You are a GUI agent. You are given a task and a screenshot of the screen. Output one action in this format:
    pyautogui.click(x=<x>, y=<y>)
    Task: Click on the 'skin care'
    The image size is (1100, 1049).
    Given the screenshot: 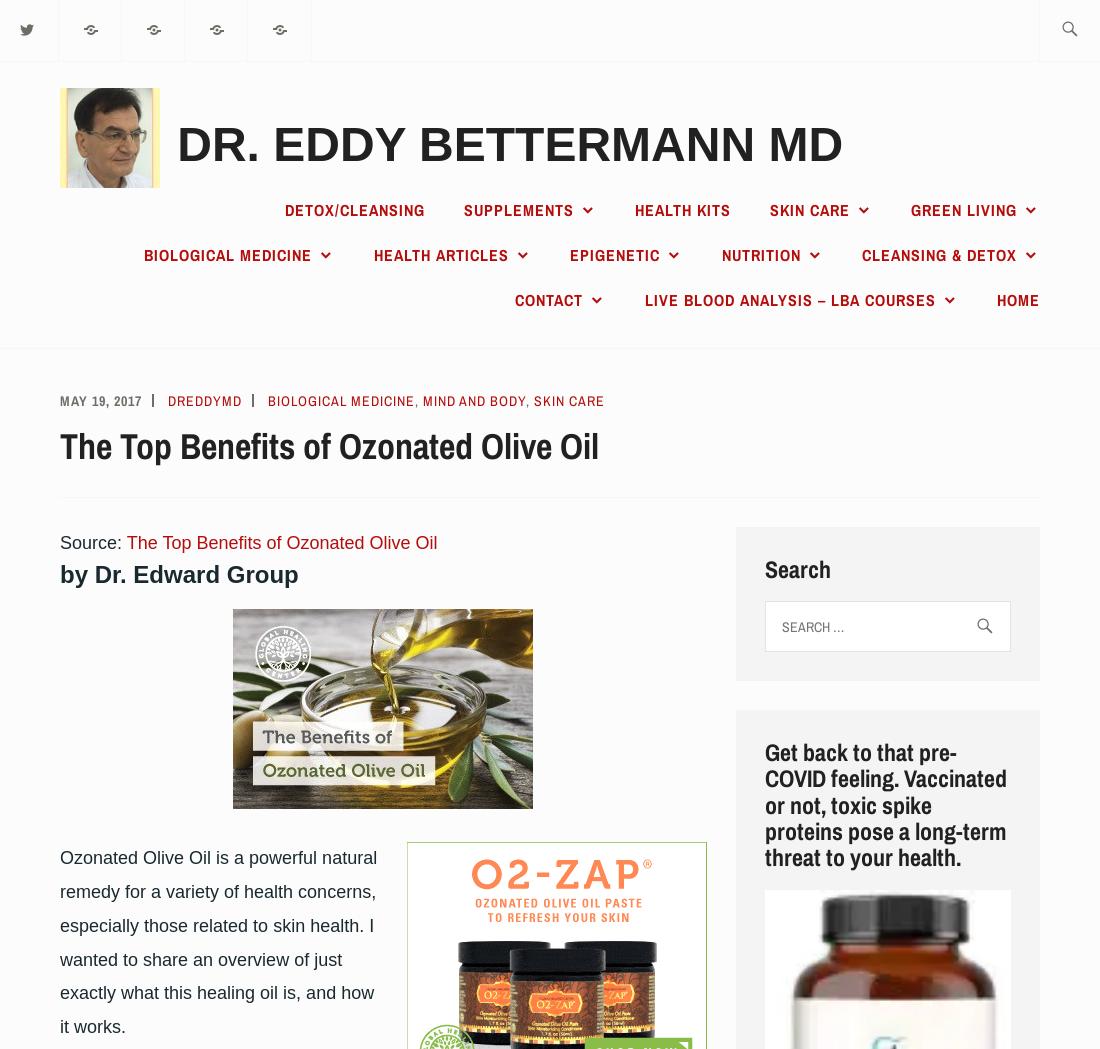 What is the action you would take?
    pyautogui.click(x=568, y=399)
    